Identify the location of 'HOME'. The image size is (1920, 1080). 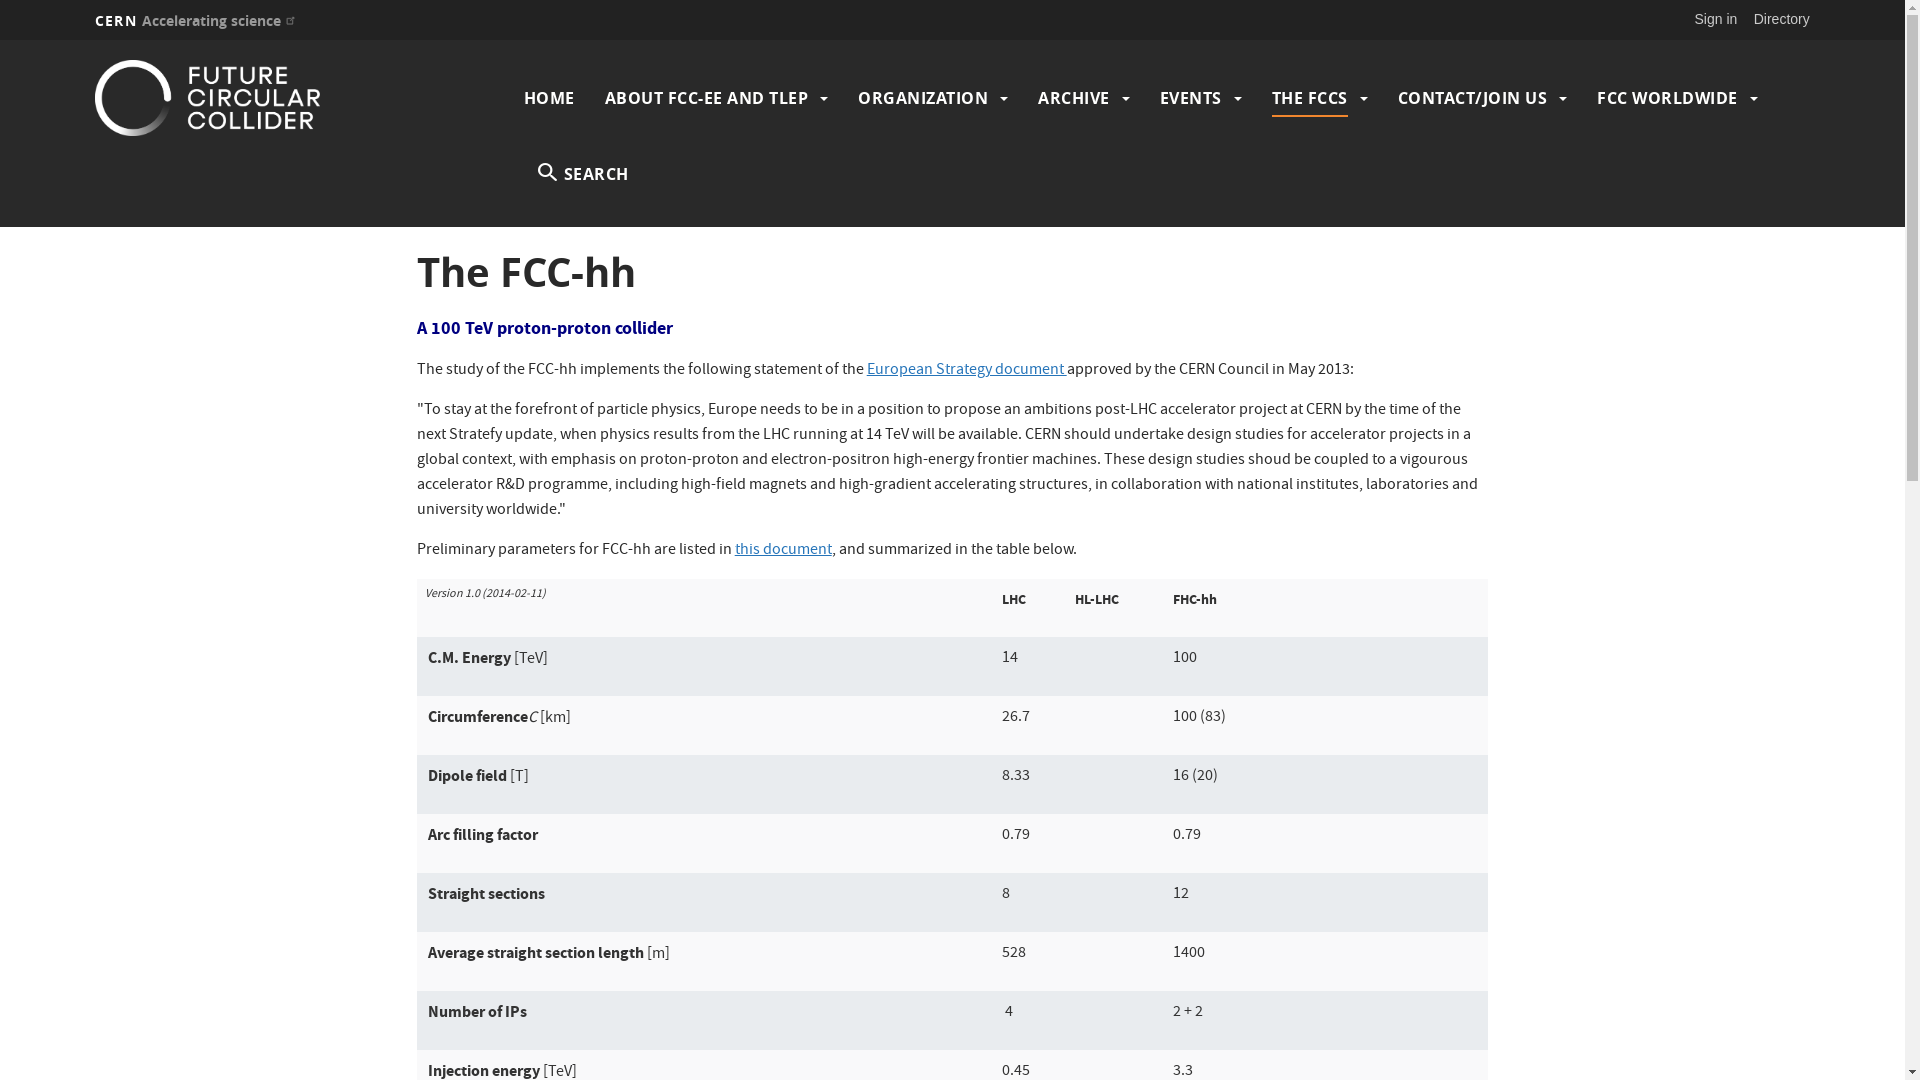
(549, 97).